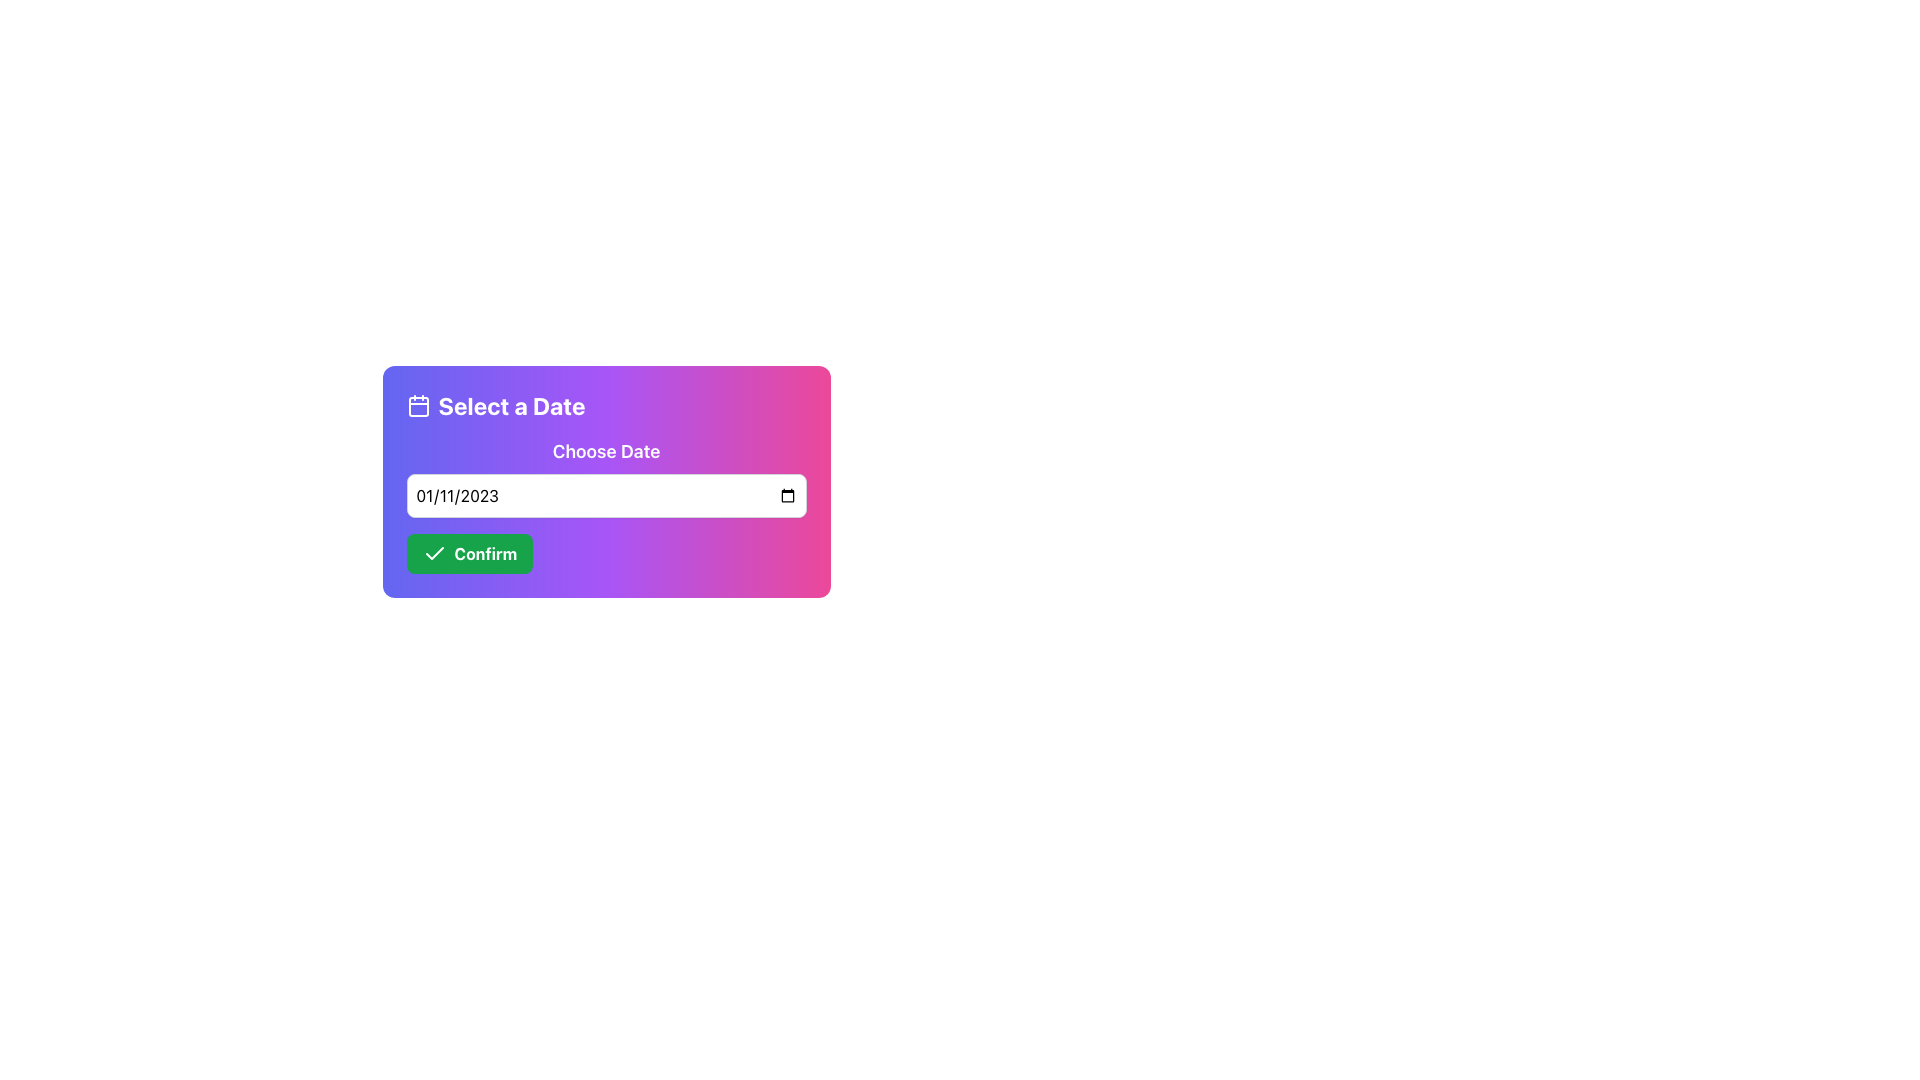  I want to click on the Text Label that describes the date input field, positioned directly above the date input box and below the 'Select a Date' header, so click(605, 478).